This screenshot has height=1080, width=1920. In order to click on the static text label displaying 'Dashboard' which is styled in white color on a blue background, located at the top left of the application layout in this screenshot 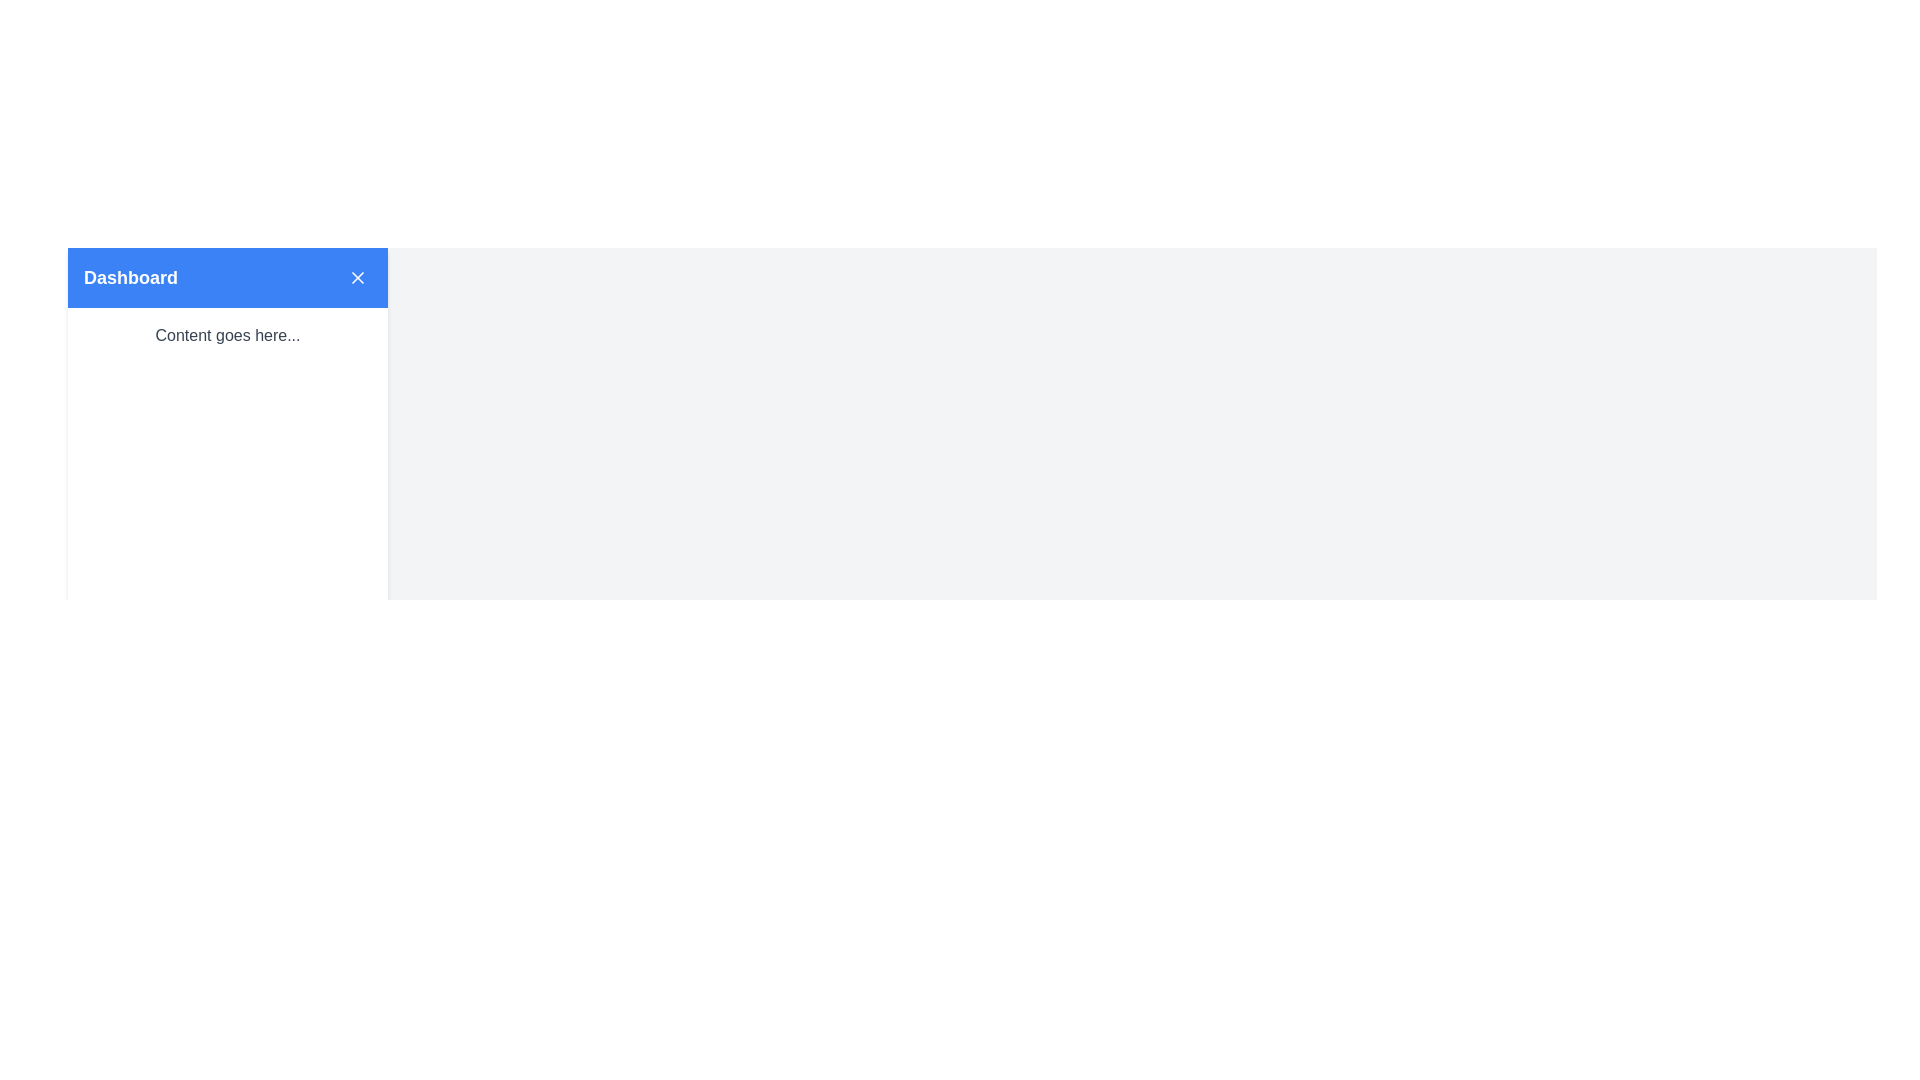, I will do `click(129, 277)`.